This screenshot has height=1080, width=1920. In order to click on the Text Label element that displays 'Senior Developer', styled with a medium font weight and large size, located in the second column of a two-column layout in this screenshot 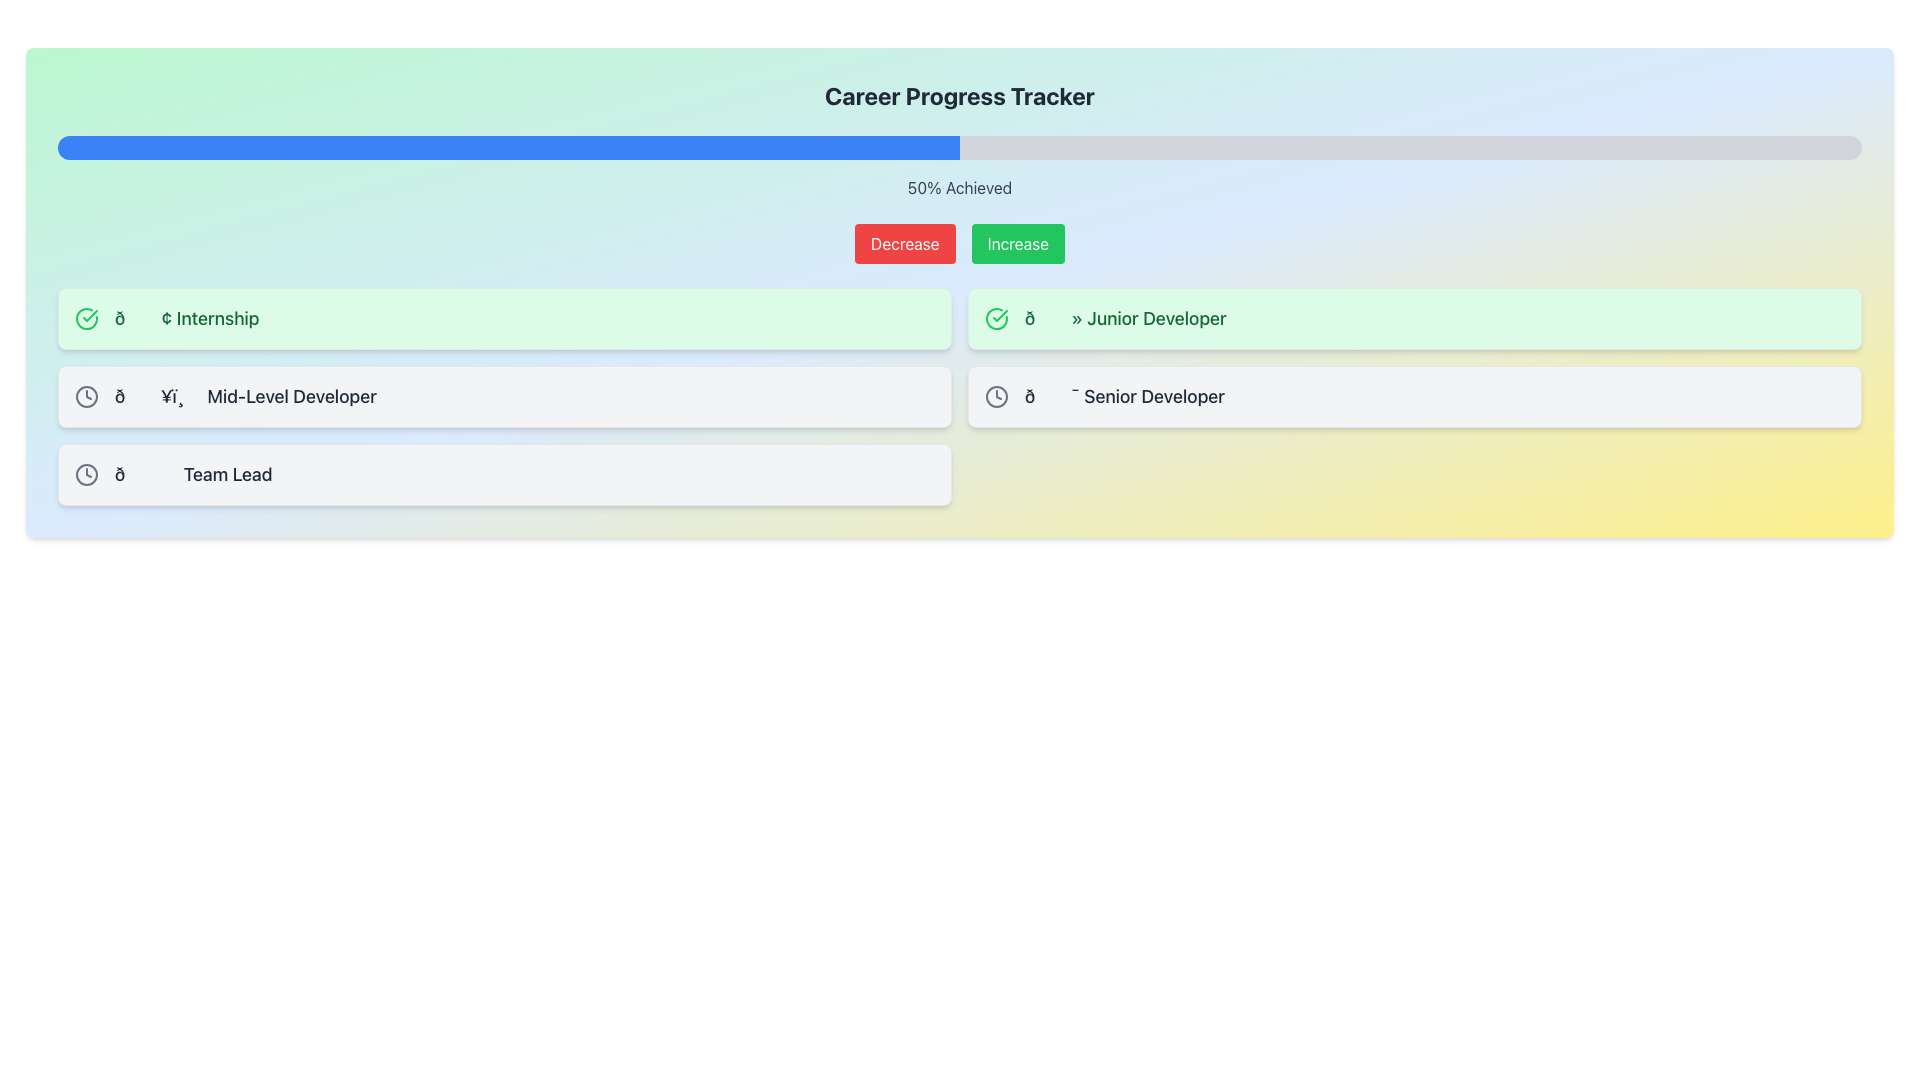, I will do `click(1124, 397)`.